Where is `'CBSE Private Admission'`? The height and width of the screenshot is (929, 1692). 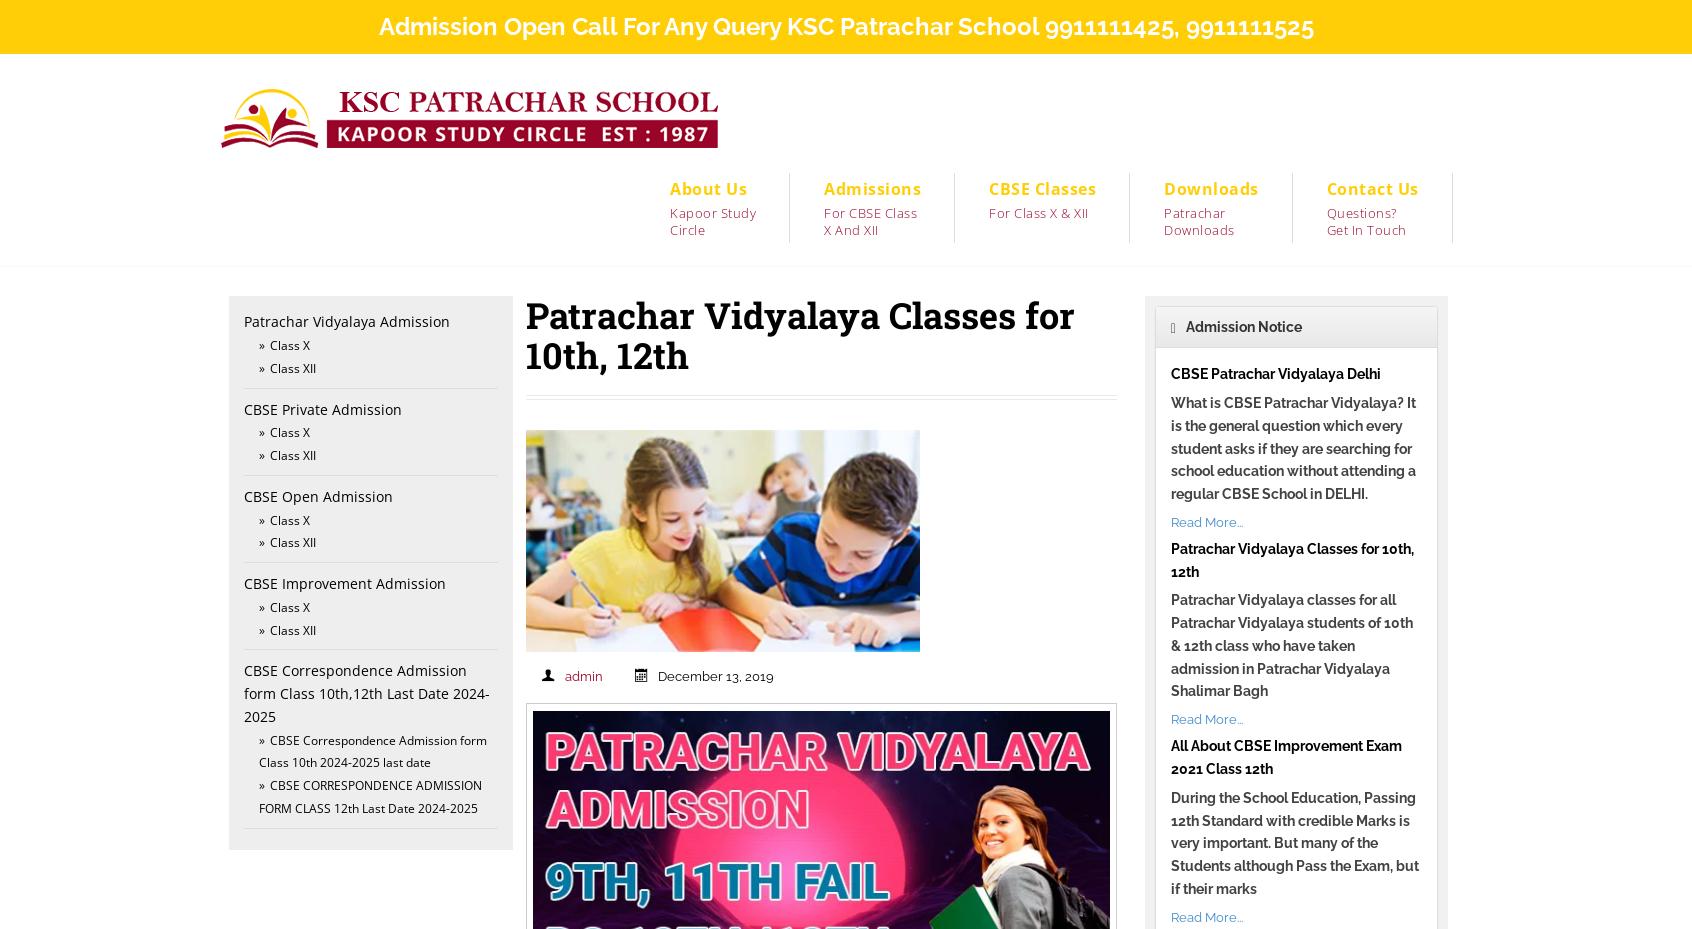
'CBSE Private Admission' is located at coordinates (322, 407).